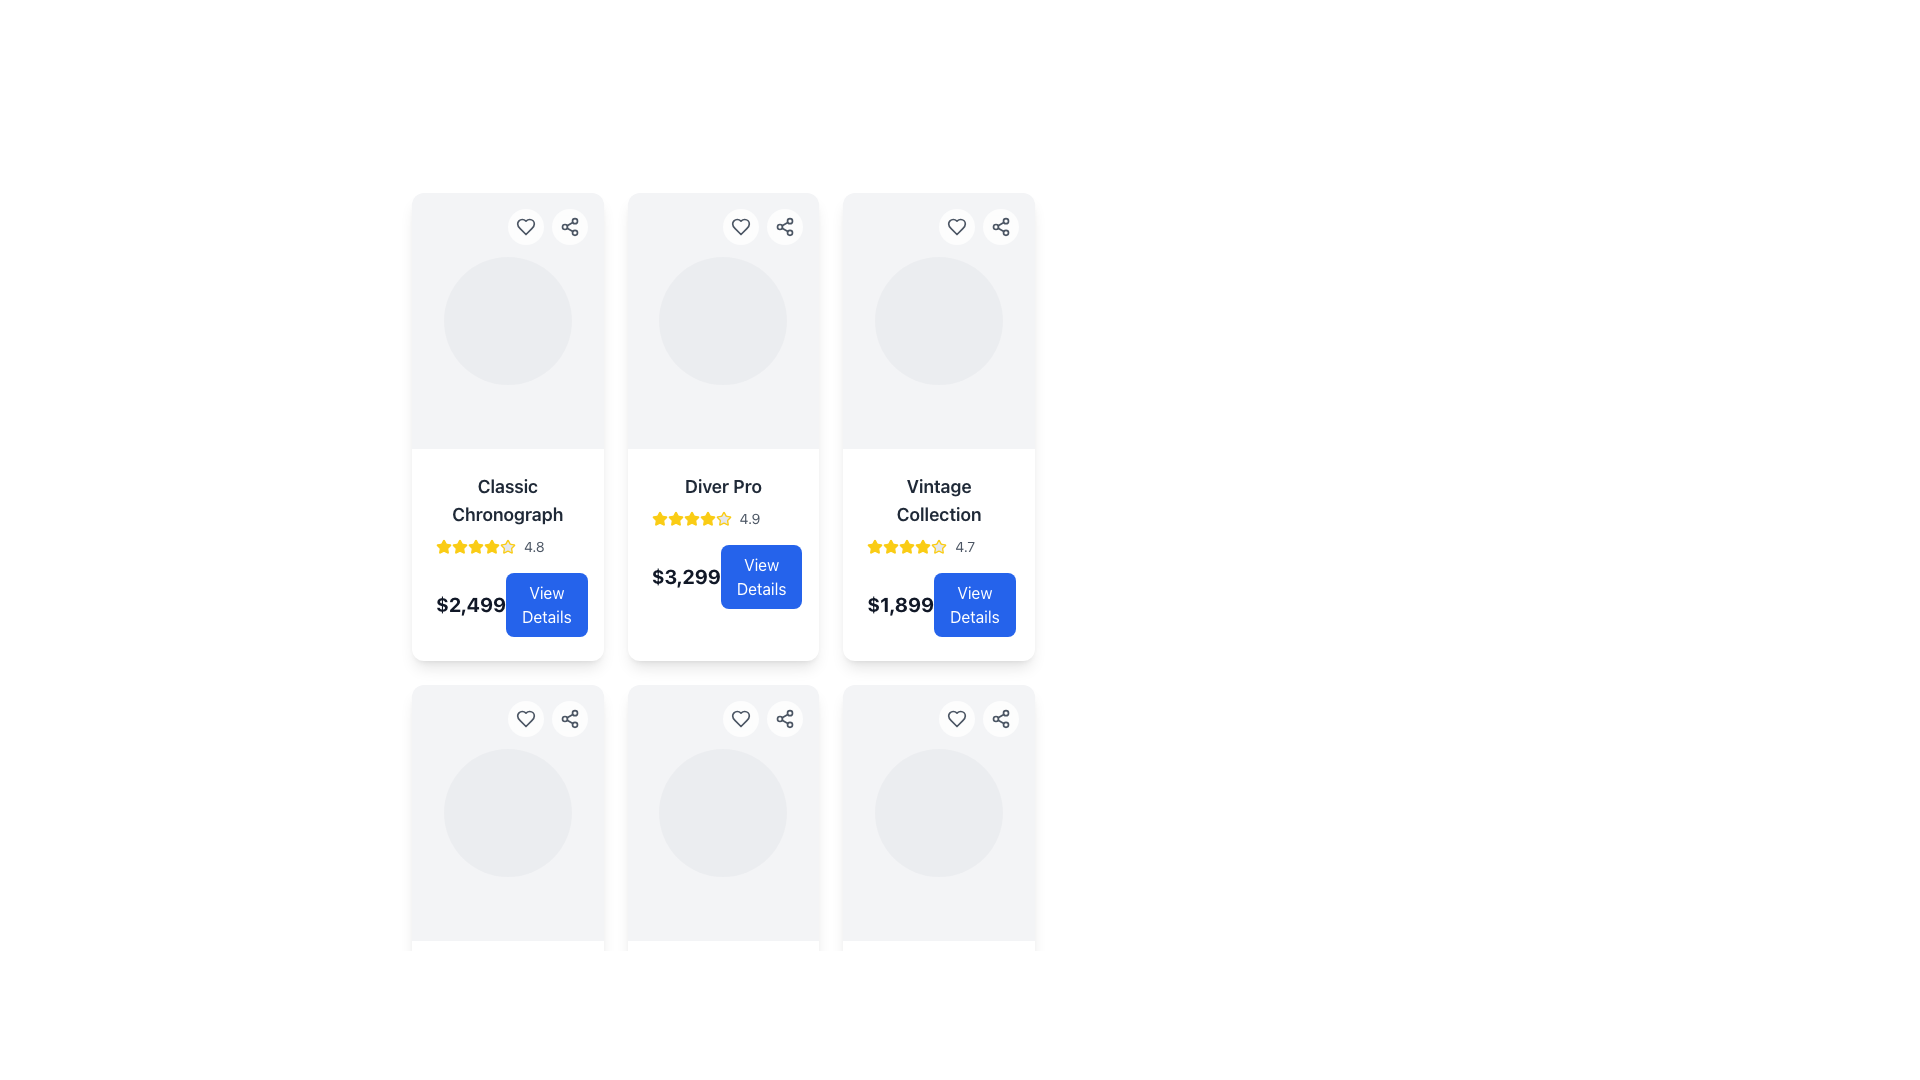 Image resolution: width=1920 pixels, height=1080 pixels. What do you see at coordinates (525, 717) in the screenshot?
I see `the 'favorite' icon button located in the central portion of the item card in the second row` at bounding box center [525, 717].